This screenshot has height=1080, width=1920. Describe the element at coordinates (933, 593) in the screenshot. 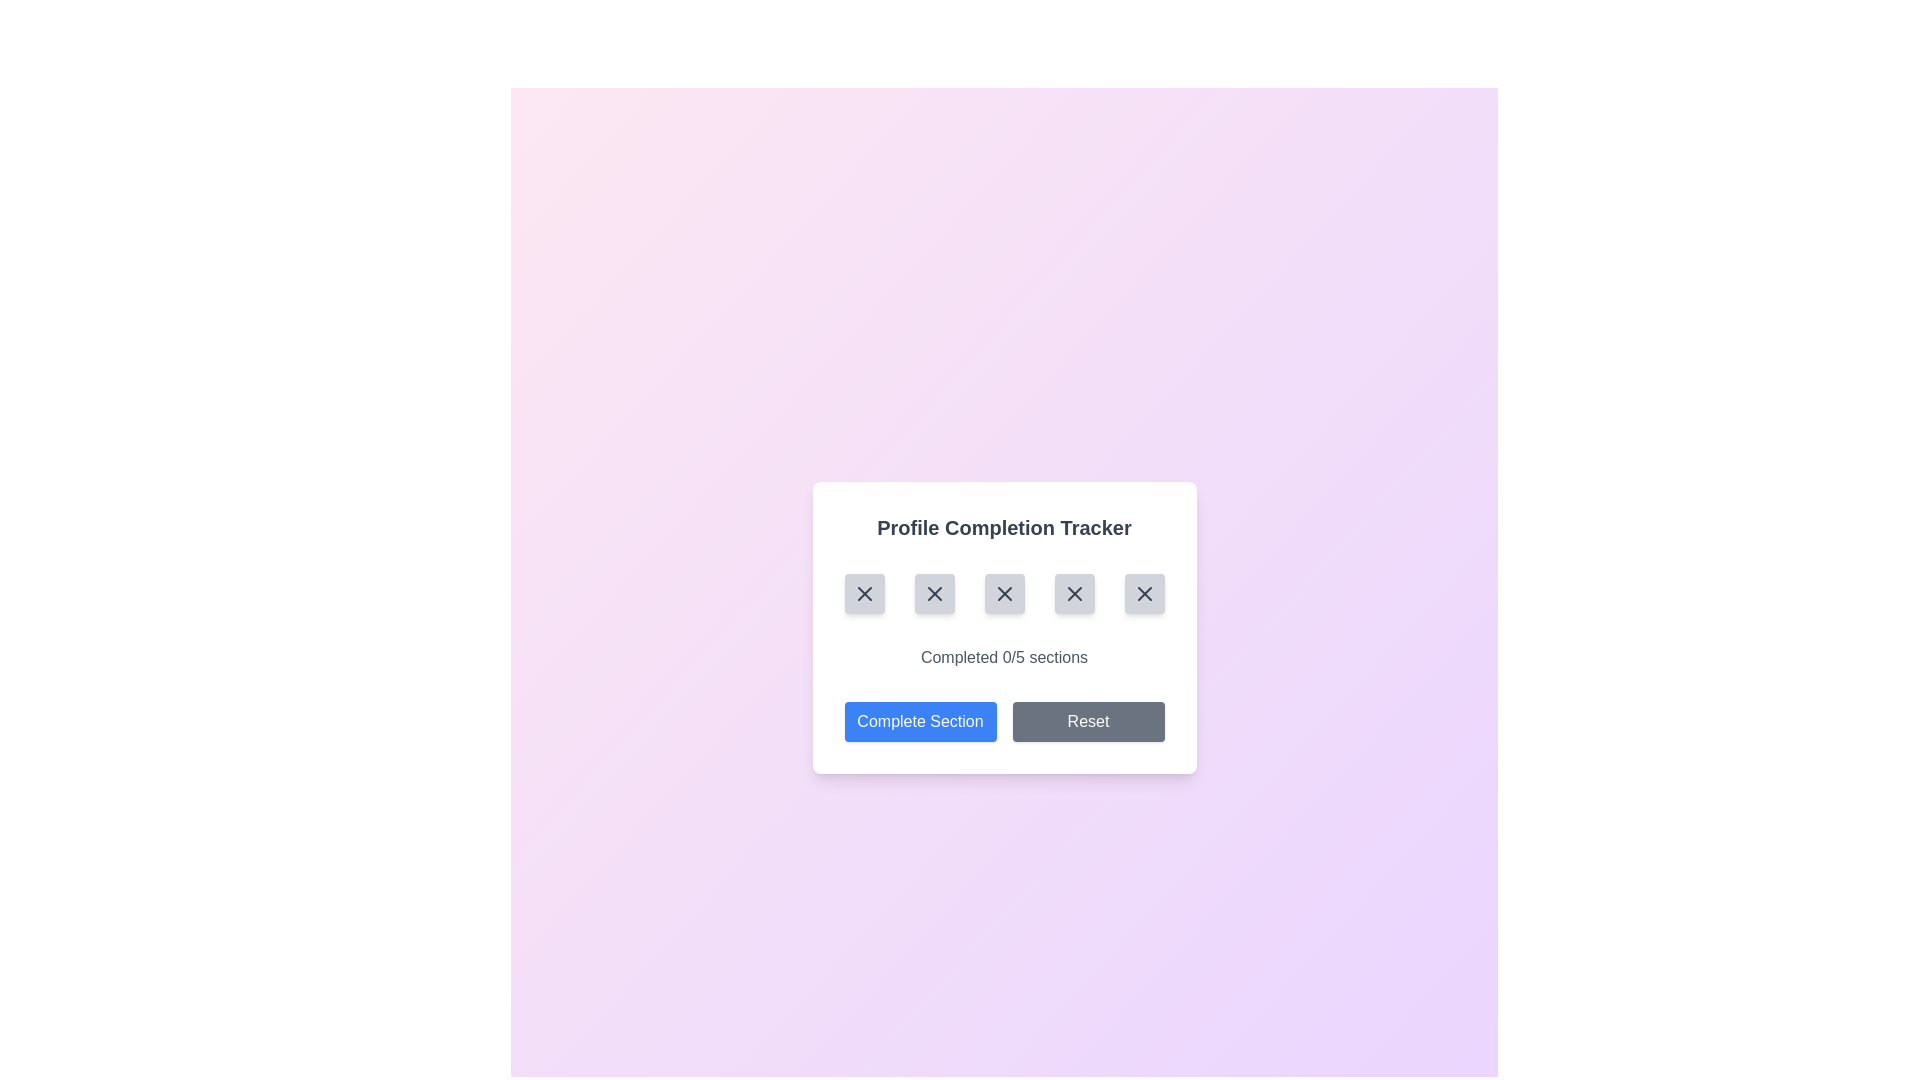

I see `the second 'X' icon in the Profile Completion Tracker for additional actions` at that location.